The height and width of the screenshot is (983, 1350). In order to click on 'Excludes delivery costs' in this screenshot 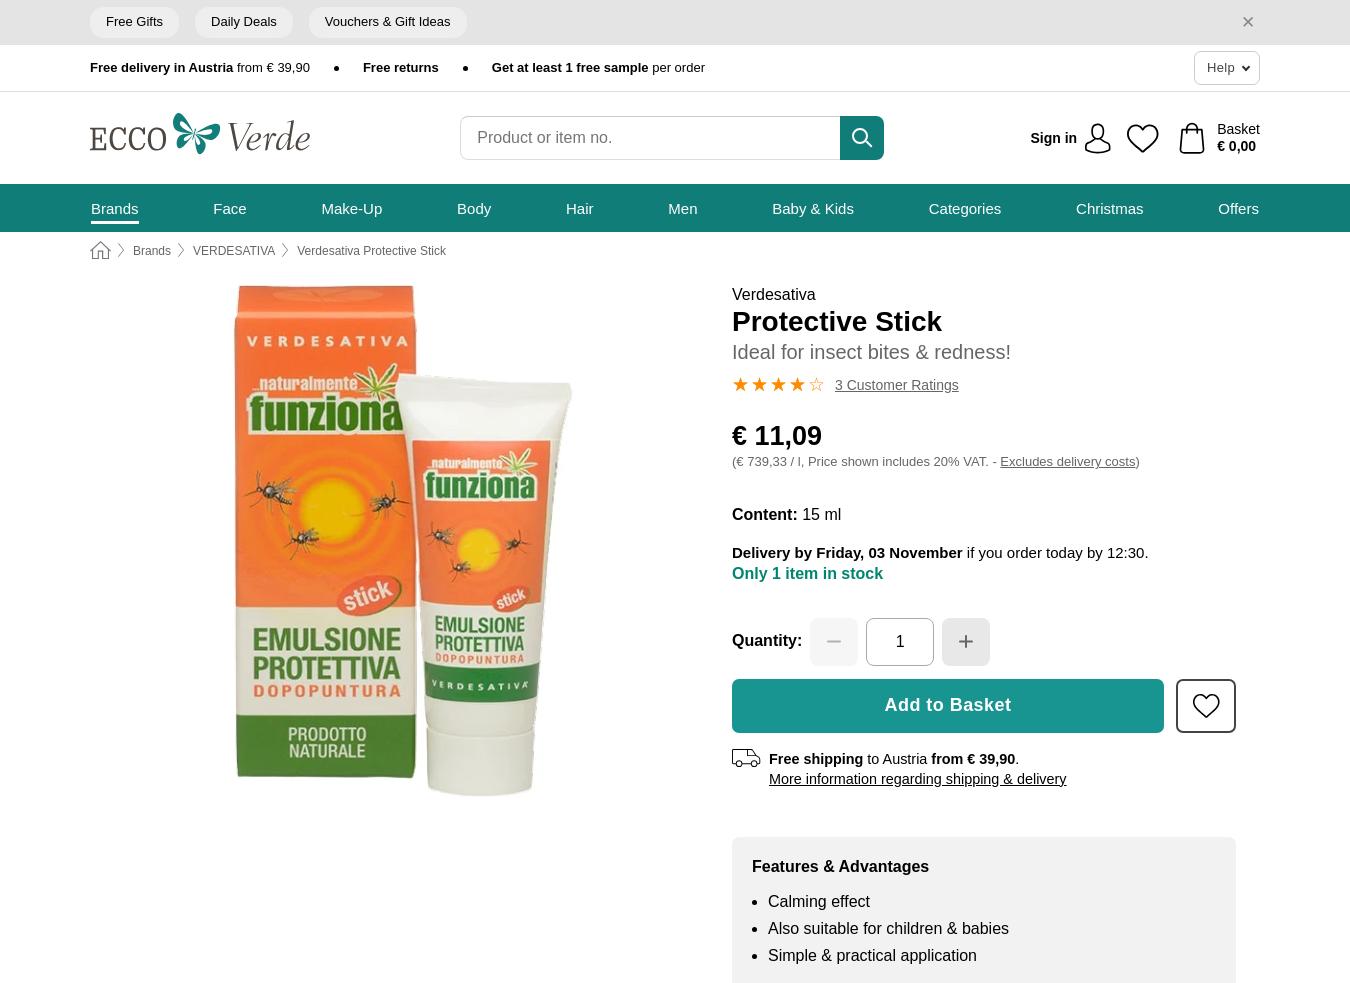, I will do `click(1067, 460)`.